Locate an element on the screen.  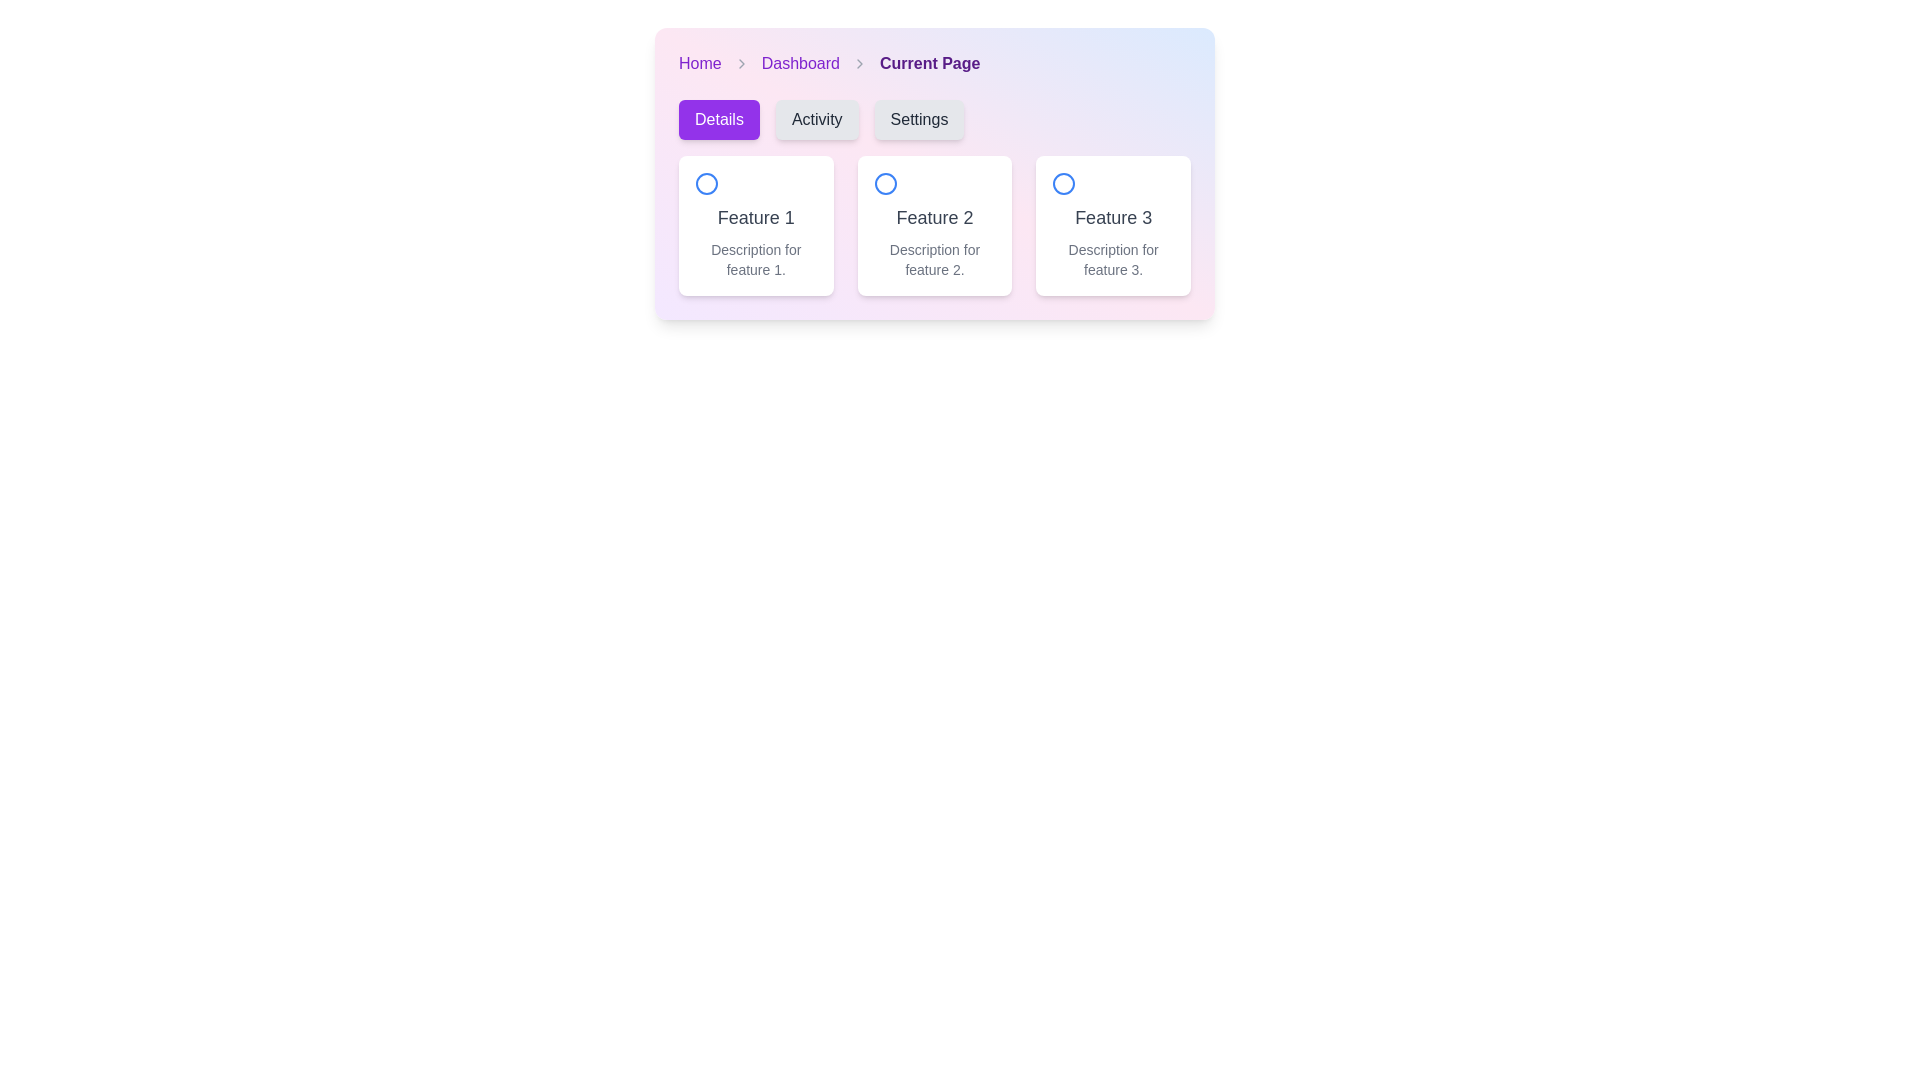
the Information card element that contains a circular blue icon, the title 'Feature 2' in bold, and the description 'Description for feature 2.' is located at coordinates (934, 225).